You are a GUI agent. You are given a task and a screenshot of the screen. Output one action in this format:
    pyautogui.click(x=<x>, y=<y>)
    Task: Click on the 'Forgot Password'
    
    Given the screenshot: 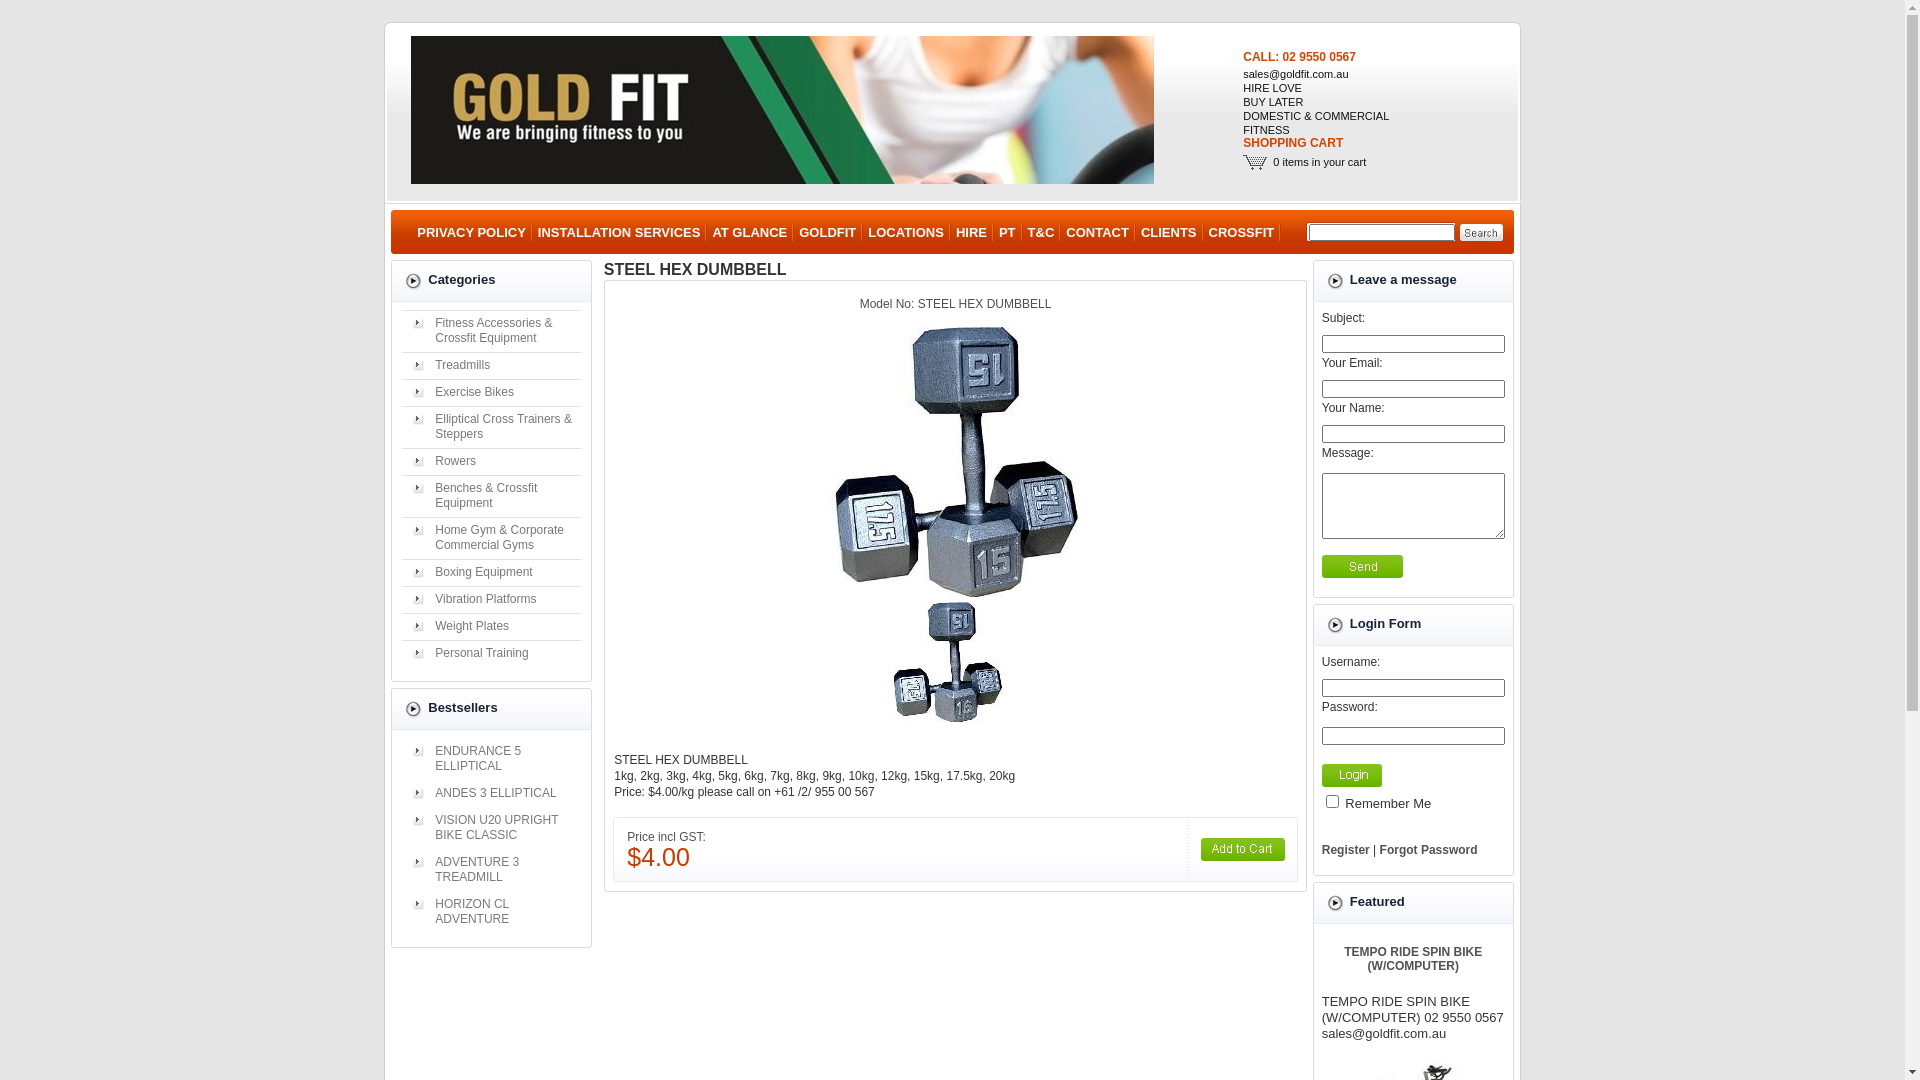 What is the action you would take?
    pyautogui.click(x=1428, y=849)
    